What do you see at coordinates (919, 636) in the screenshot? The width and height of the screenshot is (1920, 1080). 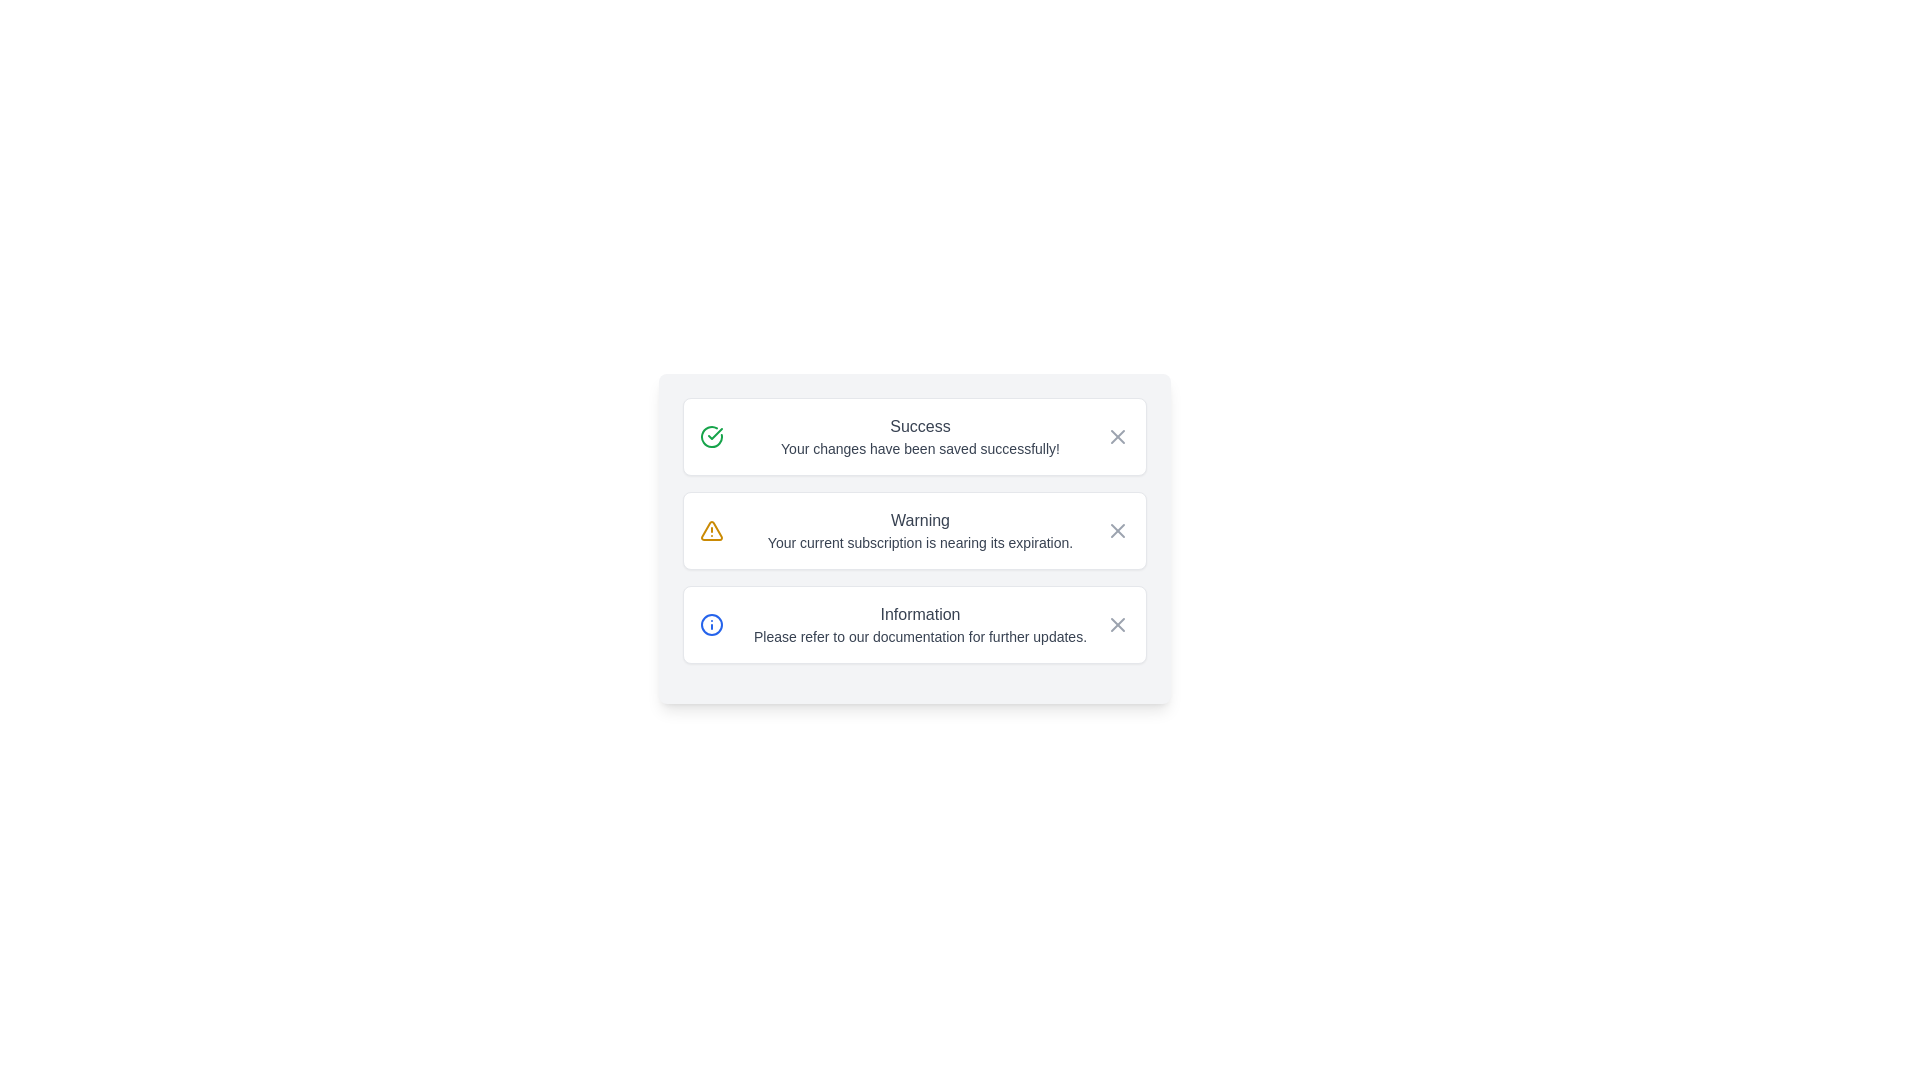 I see `the Text label that provides additional context associated with the 'Information' section, located immediately below the 'Information' heading in the informational card` at bounding box center [919, 636].